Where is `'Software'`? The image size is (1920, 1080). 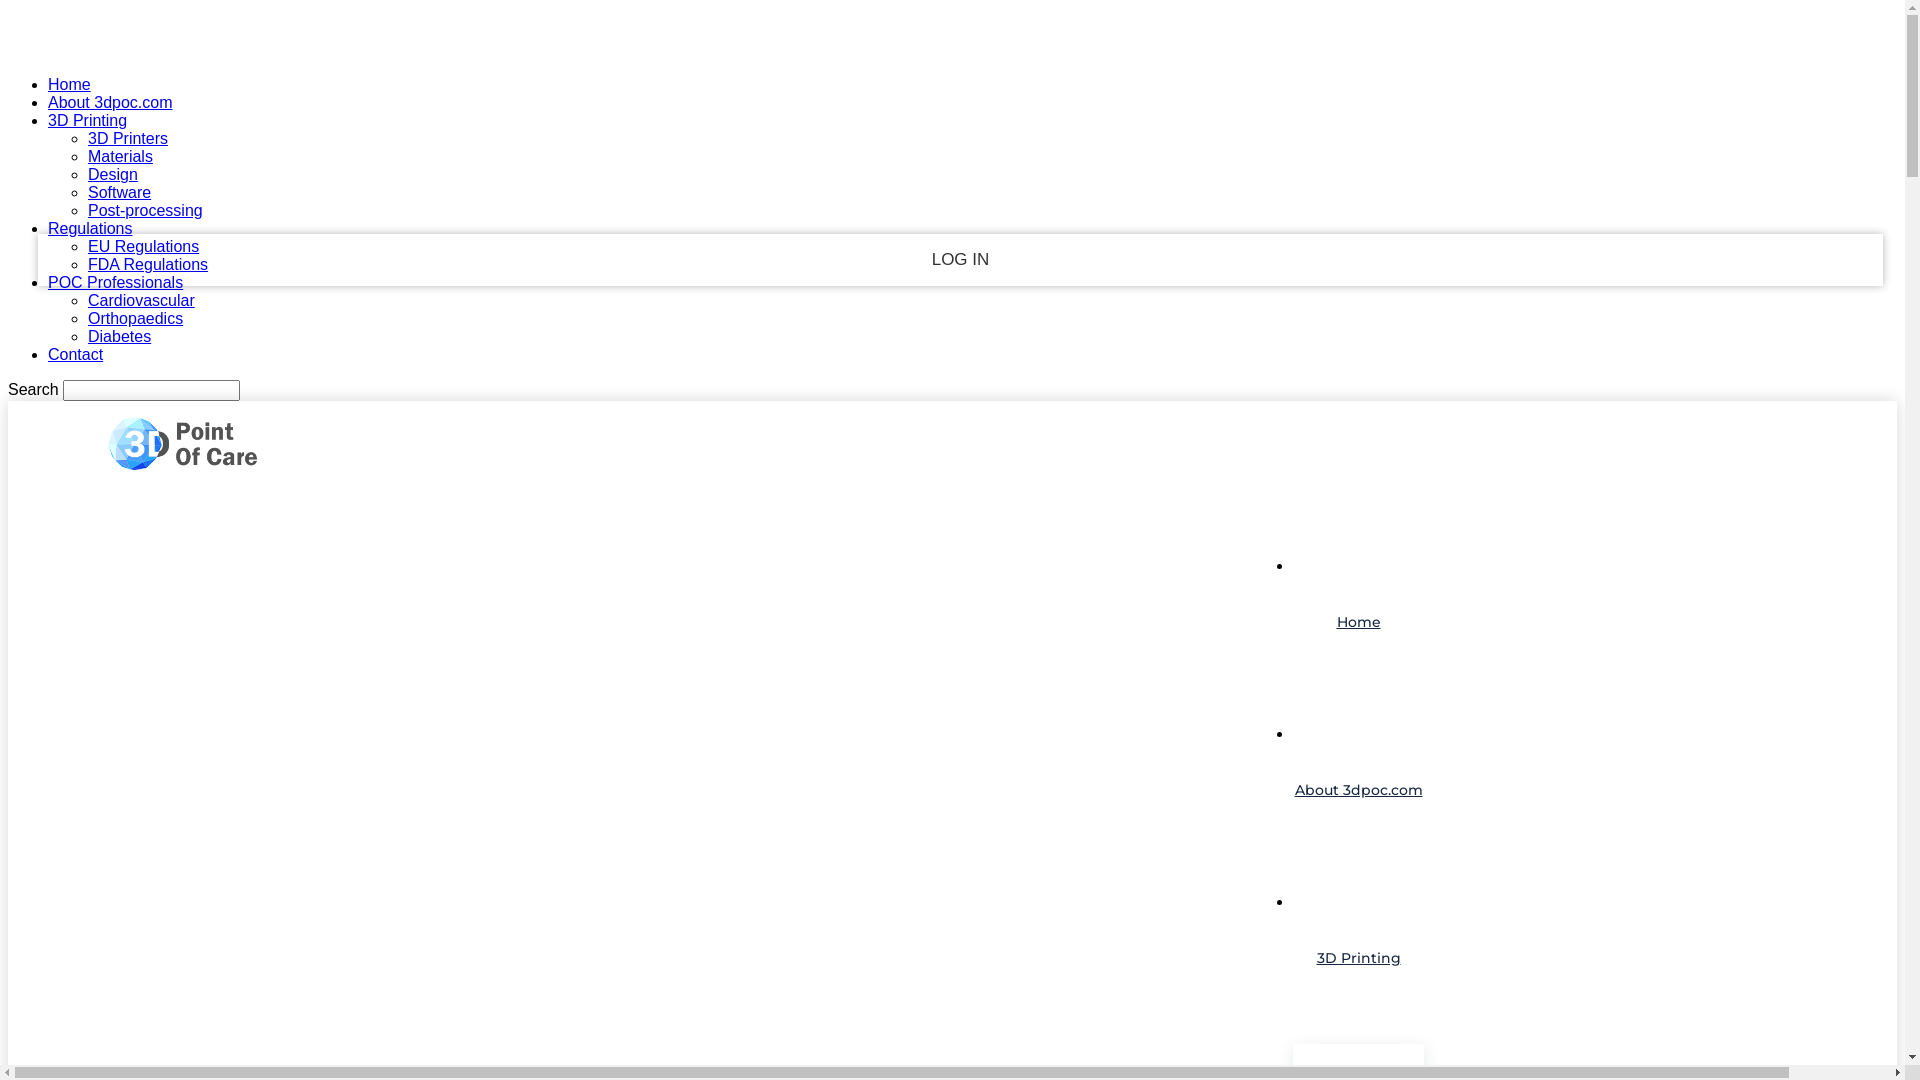 'Software' is located at coordinates (118, 192).